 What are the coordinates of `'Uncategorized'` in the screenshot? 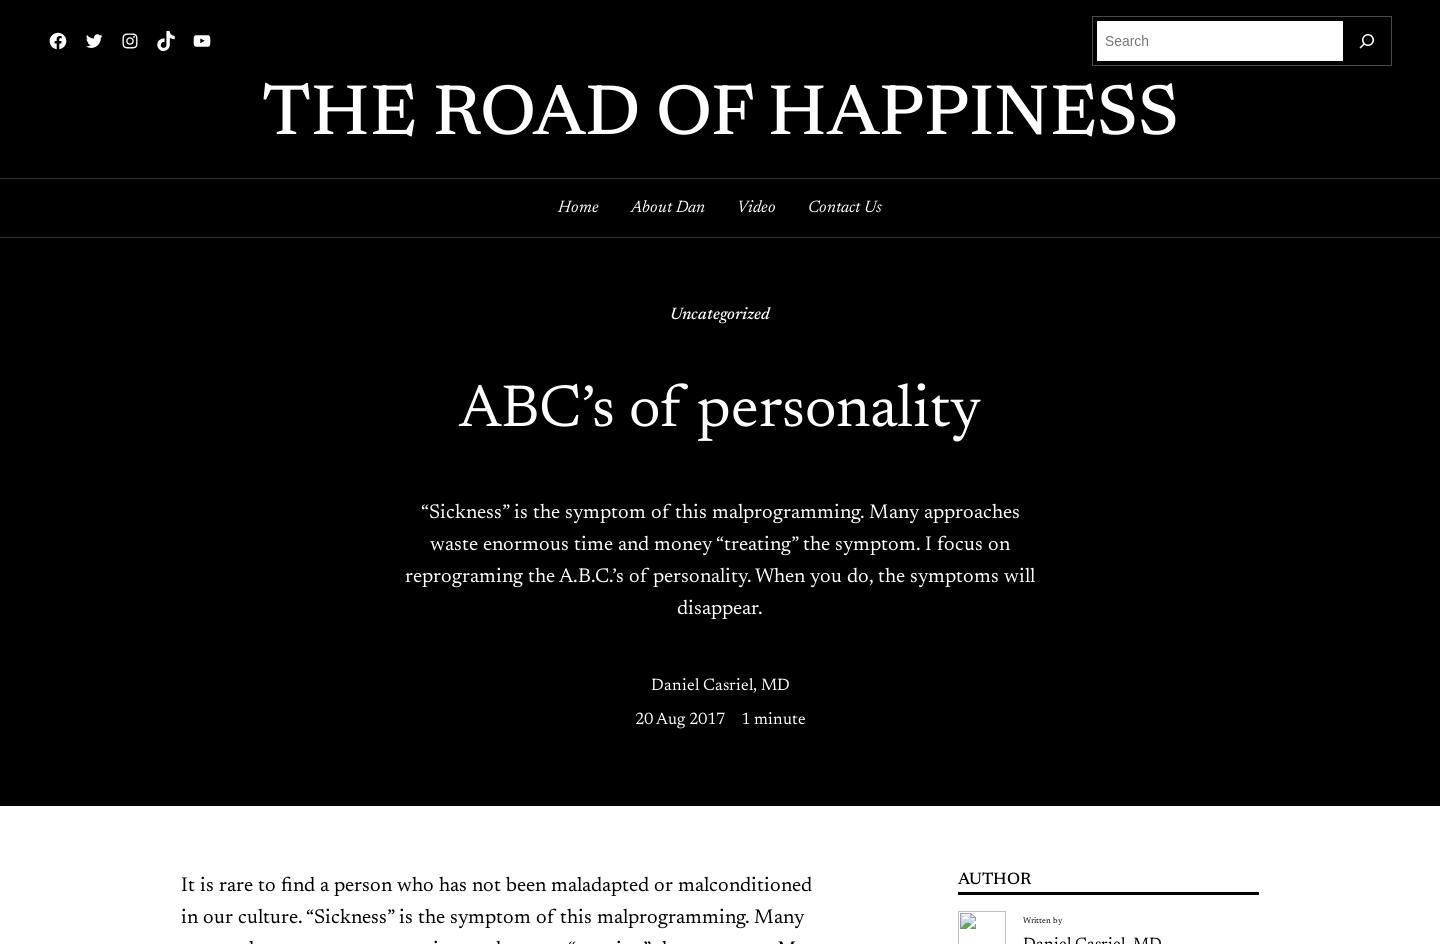 It's located at (720, 314).